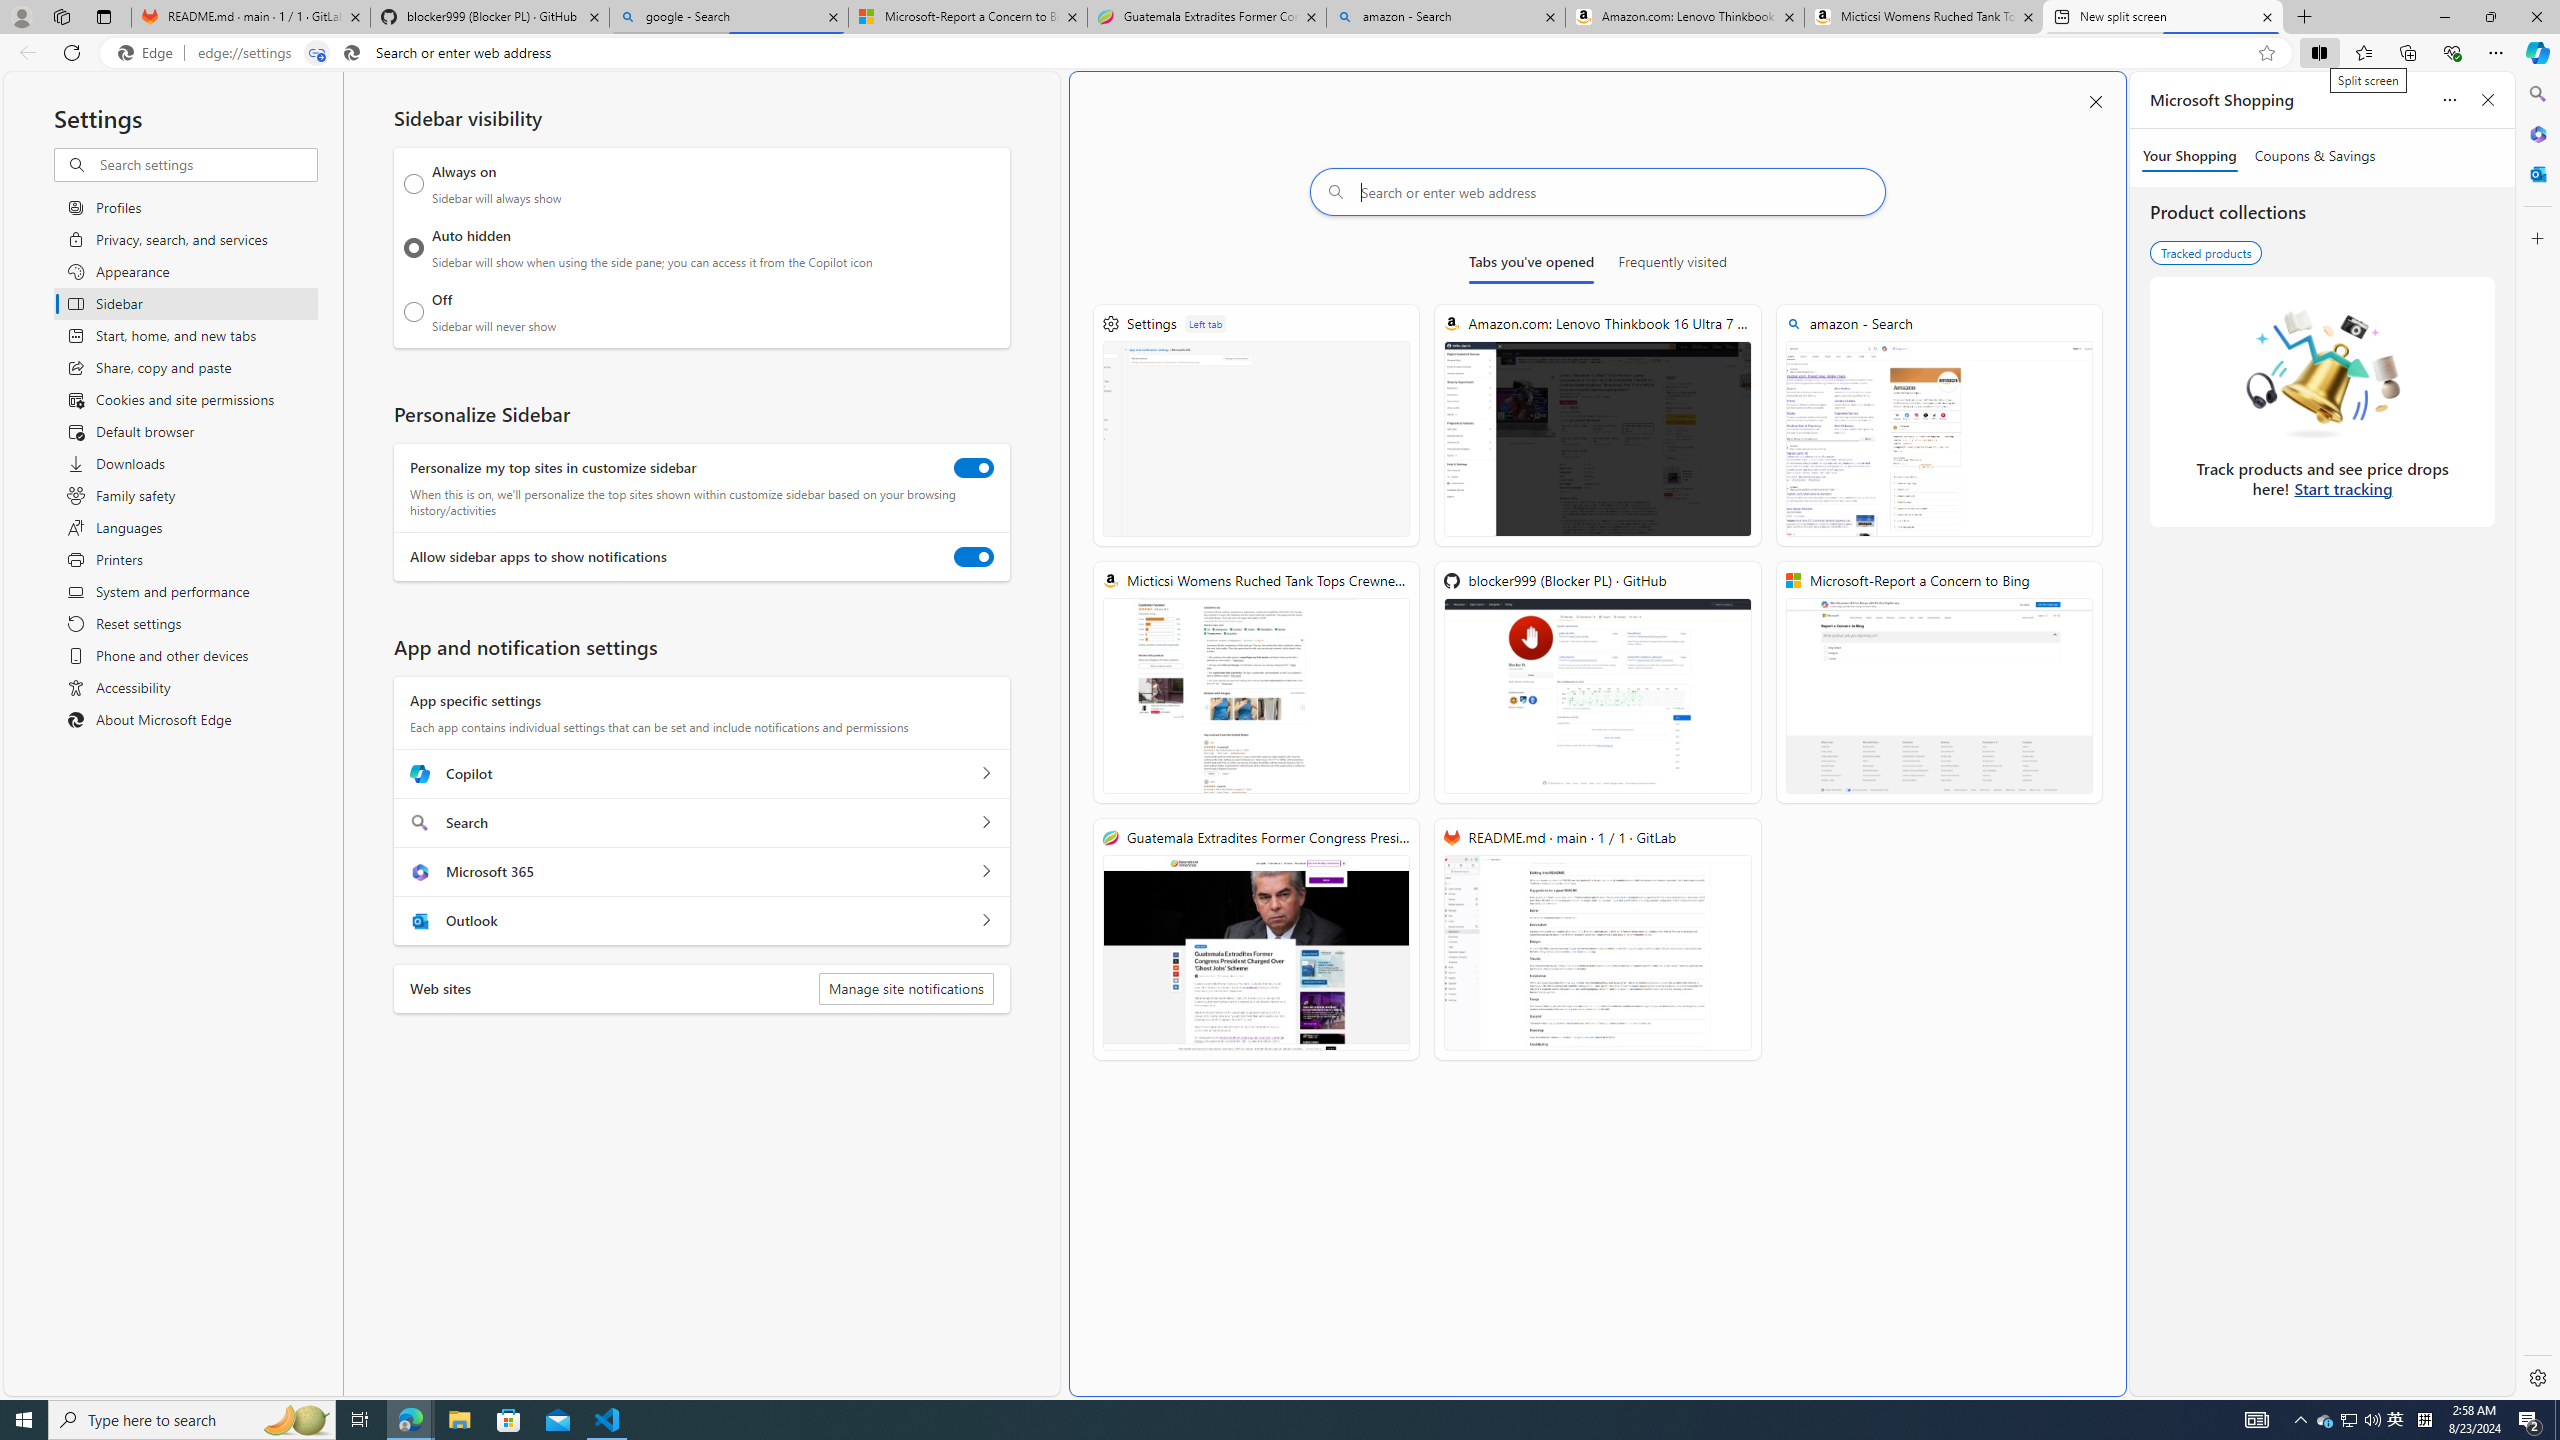 This screenshot has height=1440, width=2560. Describe the element at coordinates (413, 311) in the screenshot. I see `'Off Sidebar will never show'` at that location.